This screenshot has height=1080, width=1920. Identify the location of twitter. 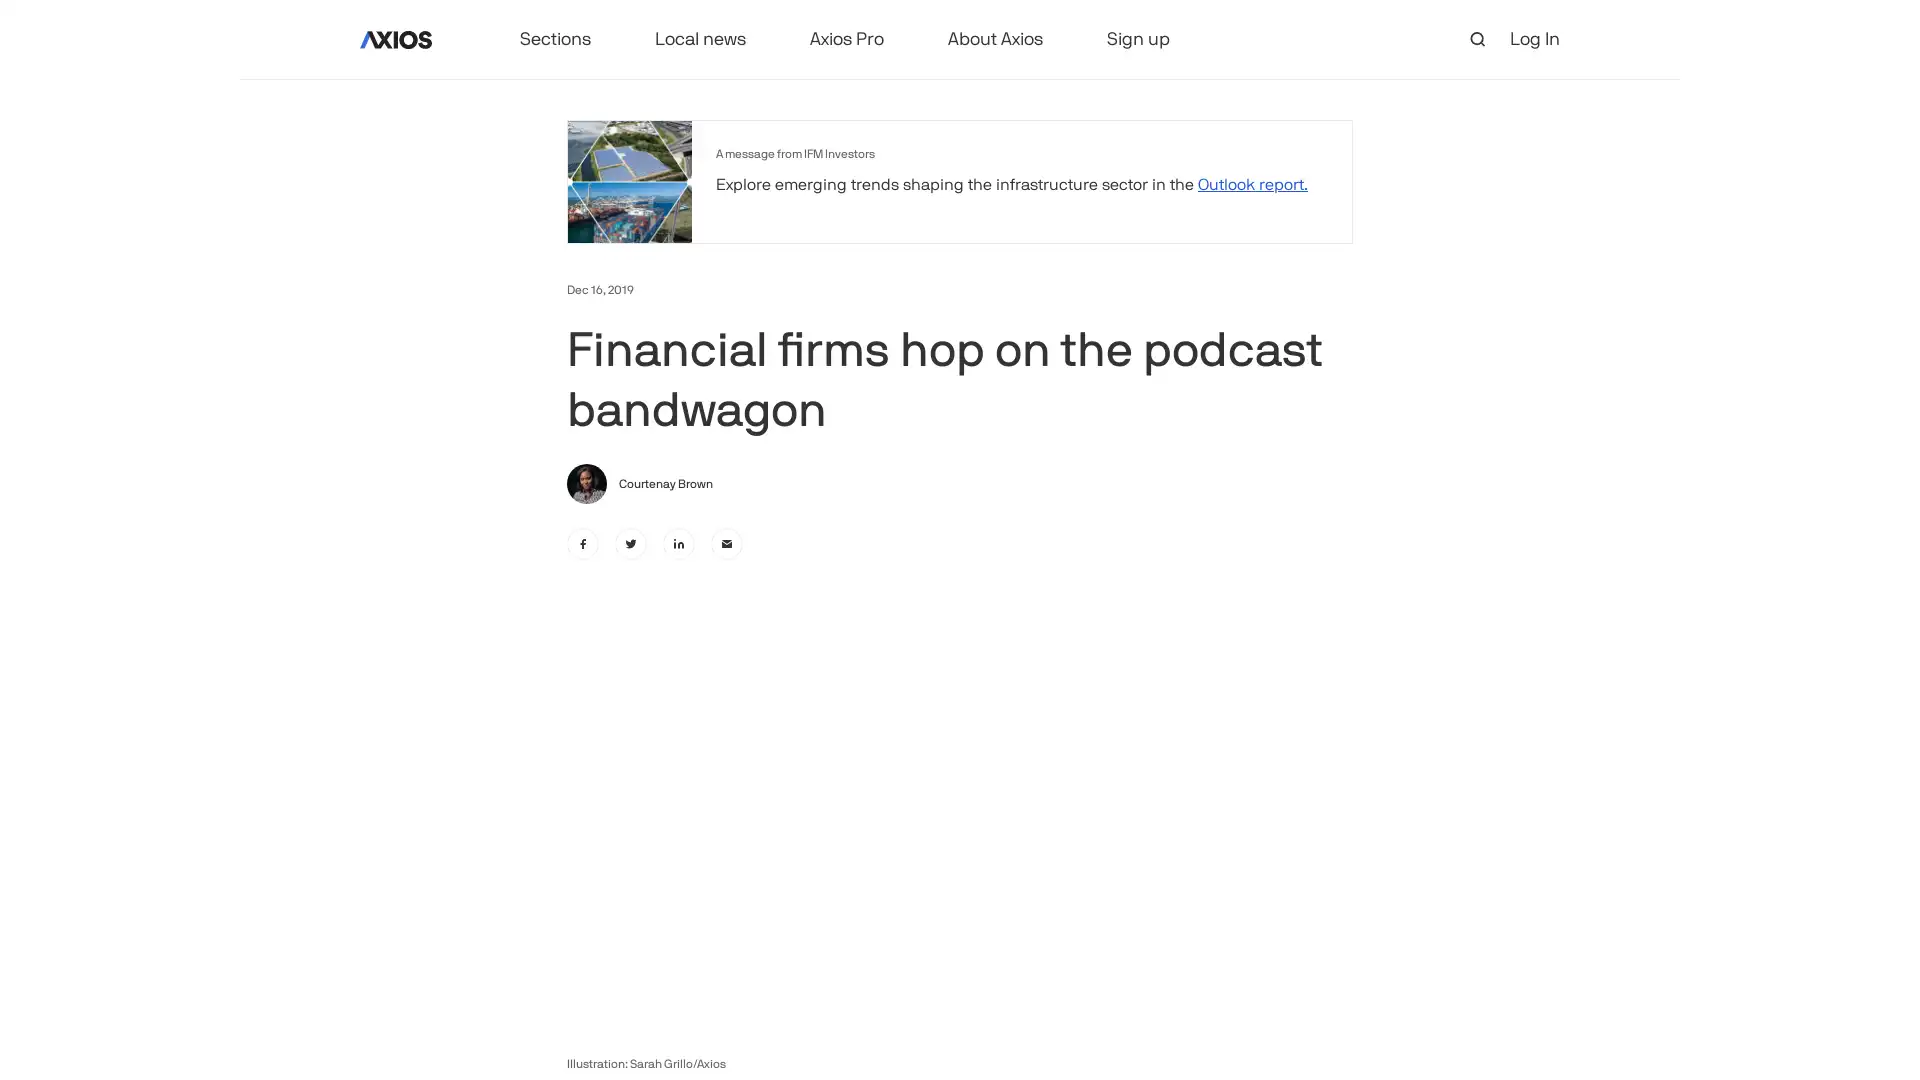
(628, 543).